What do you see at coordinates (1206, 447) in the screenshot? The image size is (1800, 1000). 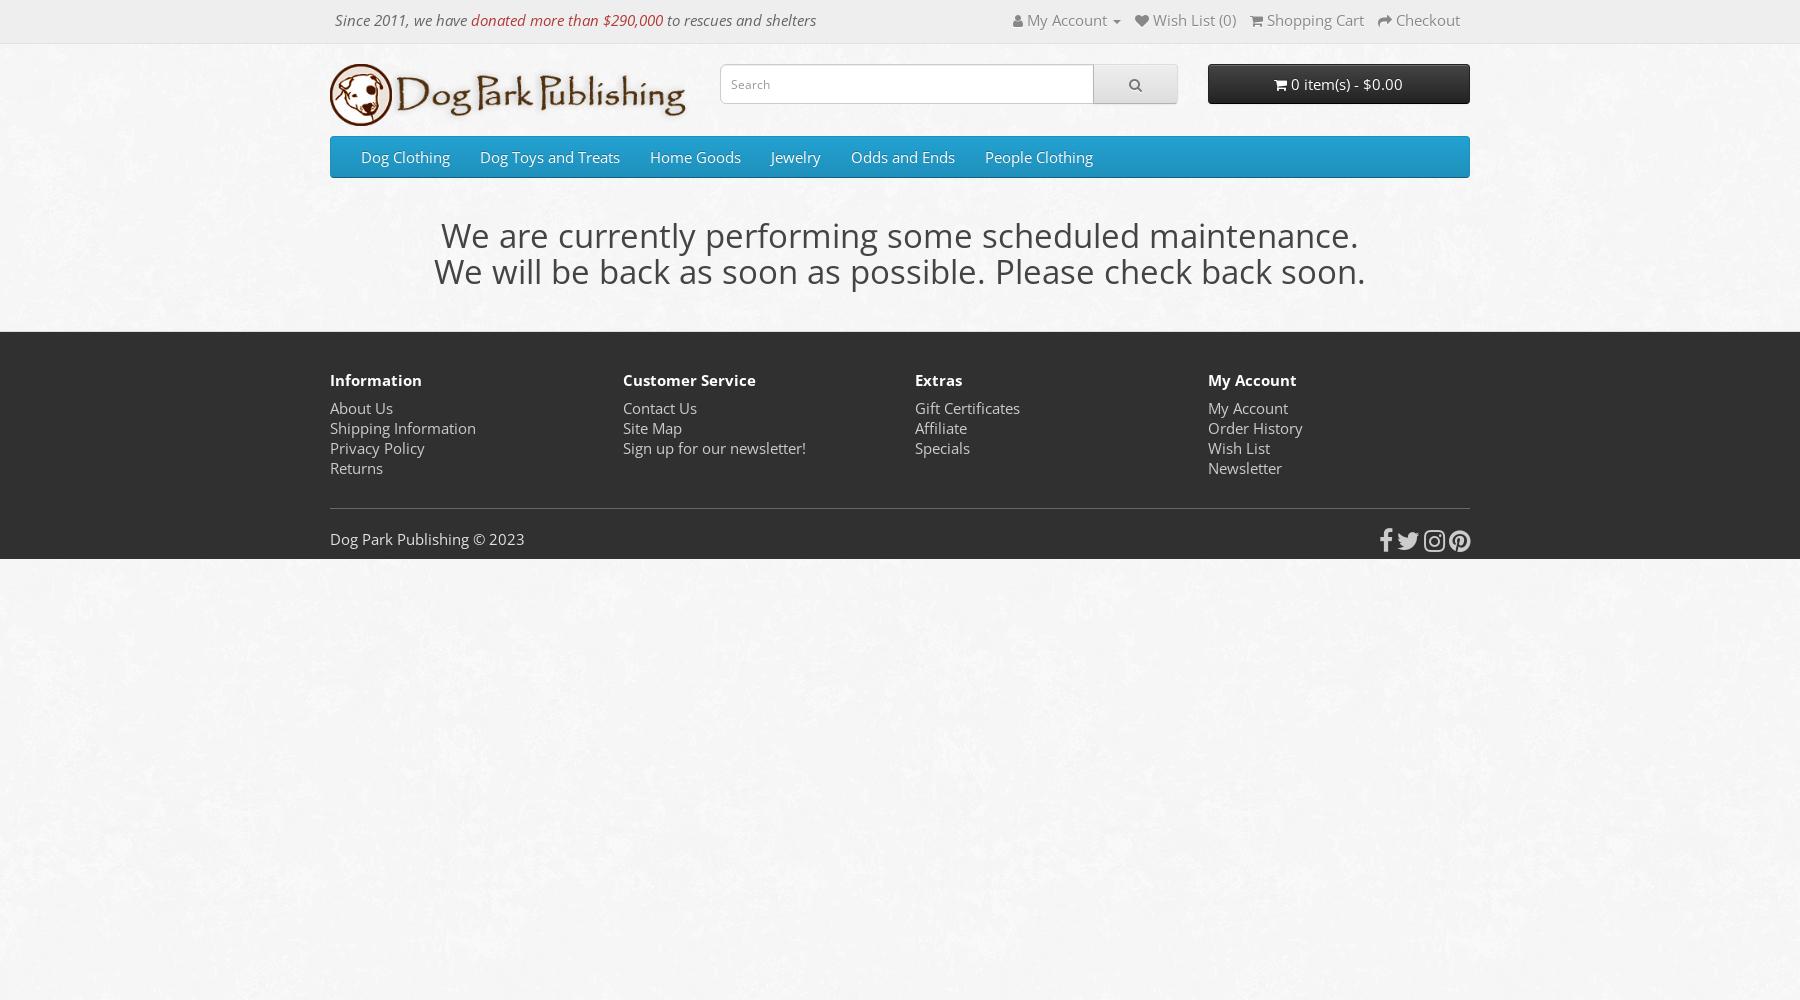 I see `'Wish List'` at bounding box center [1206, 447].